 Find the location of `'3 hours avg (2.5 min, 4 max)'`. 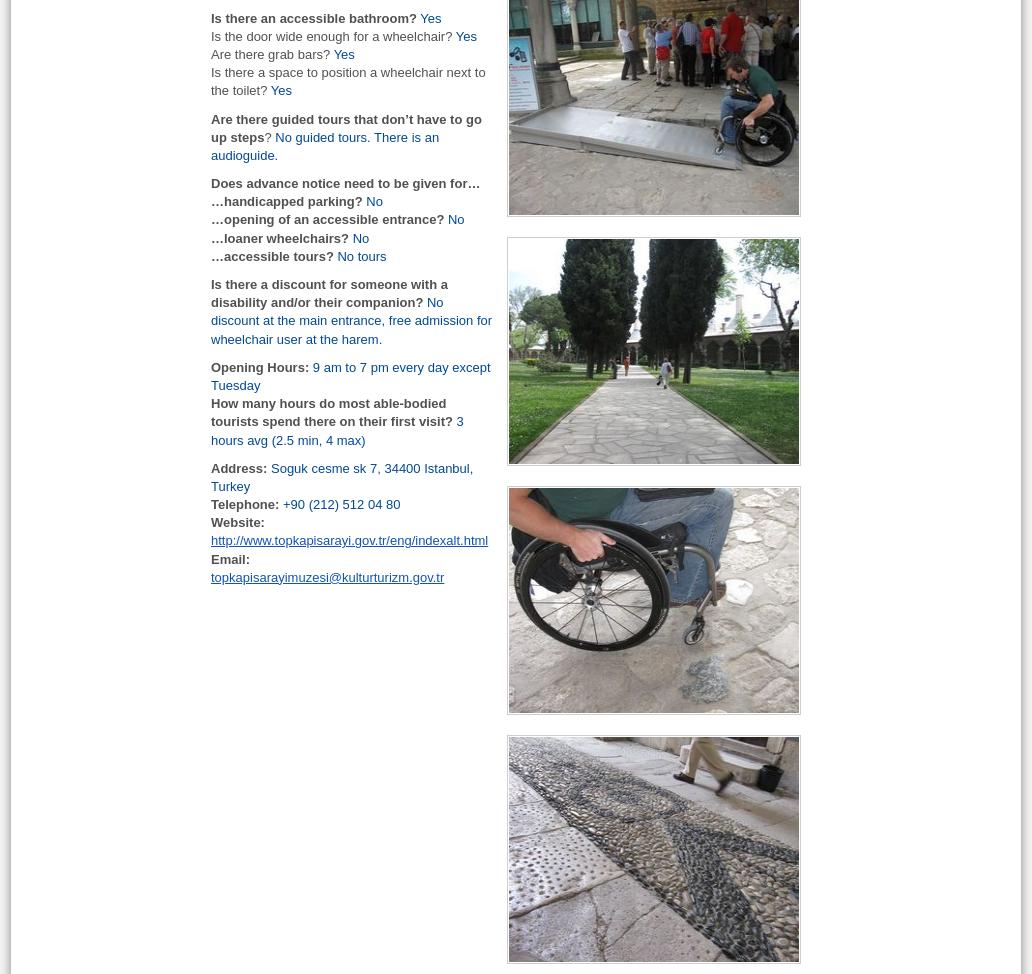

'3 hours avg (2.5 min, 4 max)' is located at coordinates (337, 429).